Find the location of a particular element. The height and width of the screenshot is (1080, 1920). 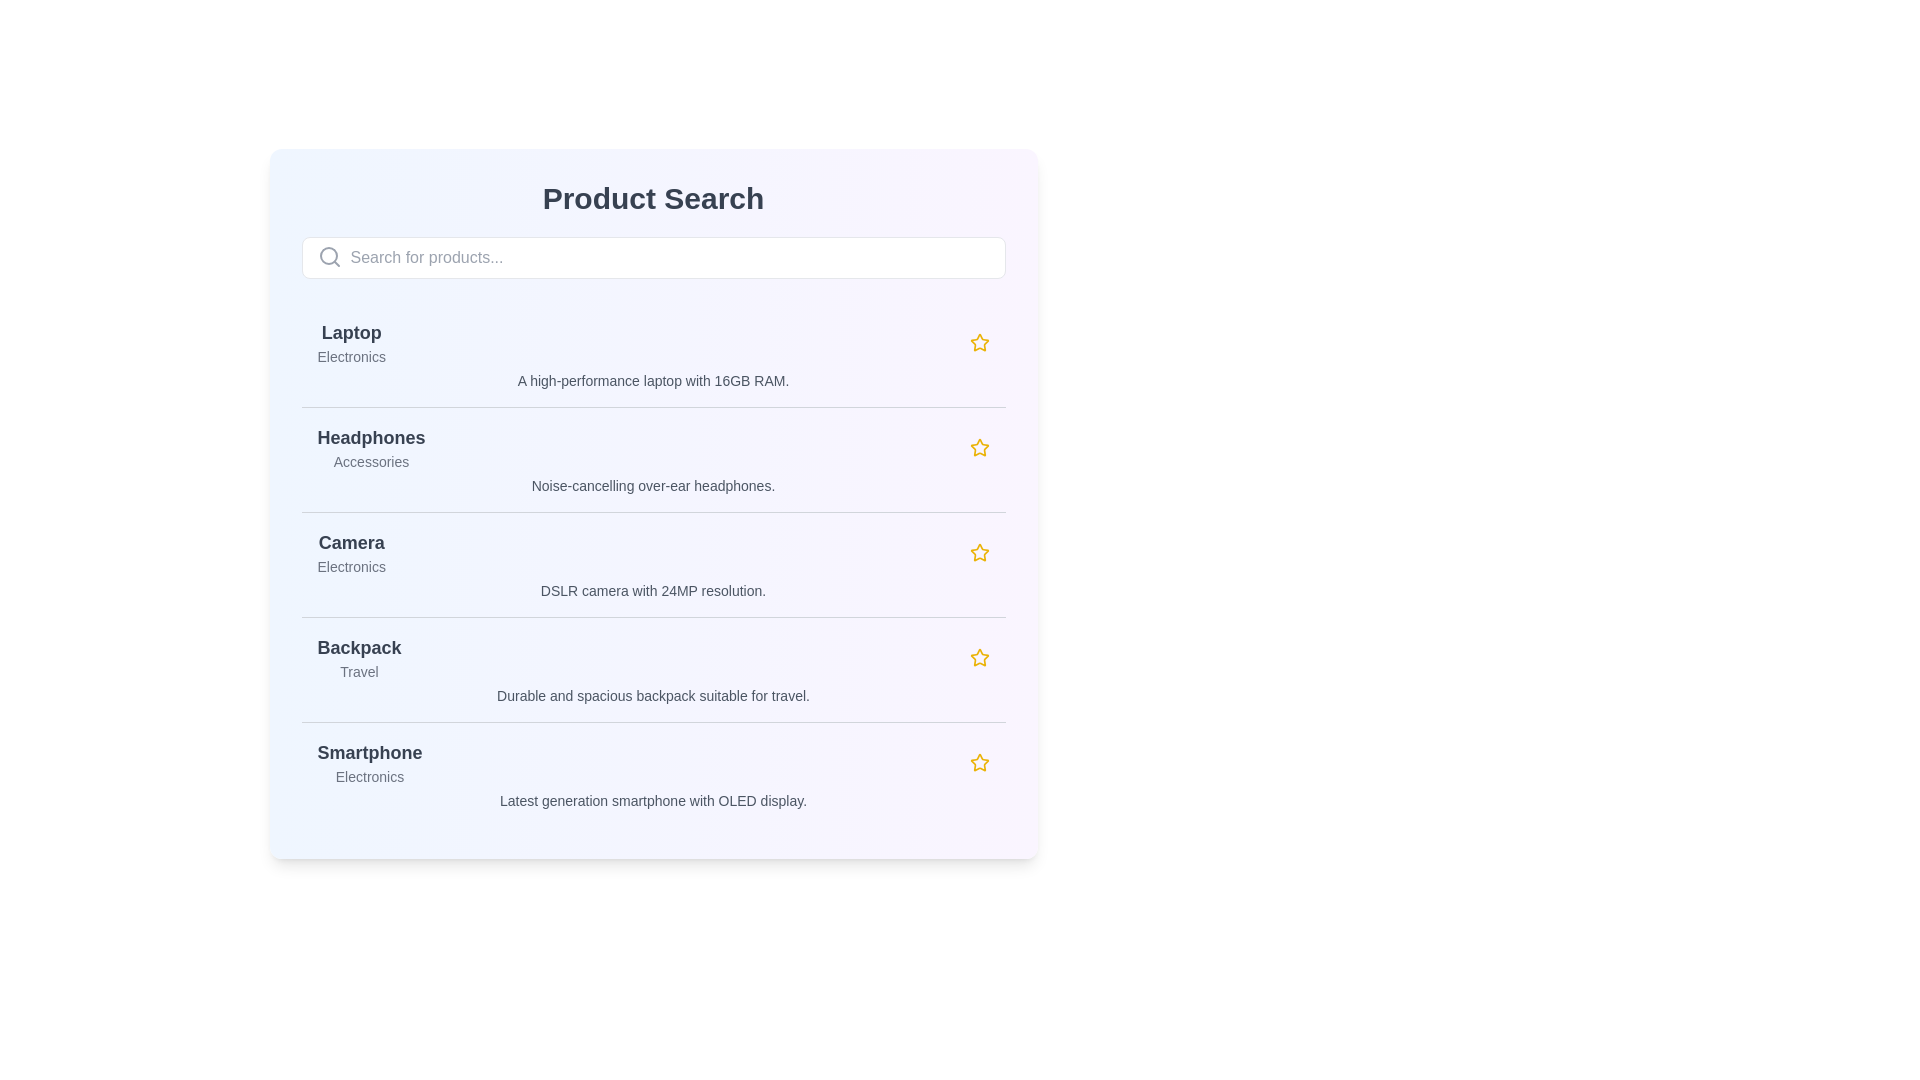

the third product listing item in the vertically stacked list, which displays information about a DSLR camera product, located between 'Headphones Accessories' and 'Backpack Travel' is located at coordinates (653, 564).